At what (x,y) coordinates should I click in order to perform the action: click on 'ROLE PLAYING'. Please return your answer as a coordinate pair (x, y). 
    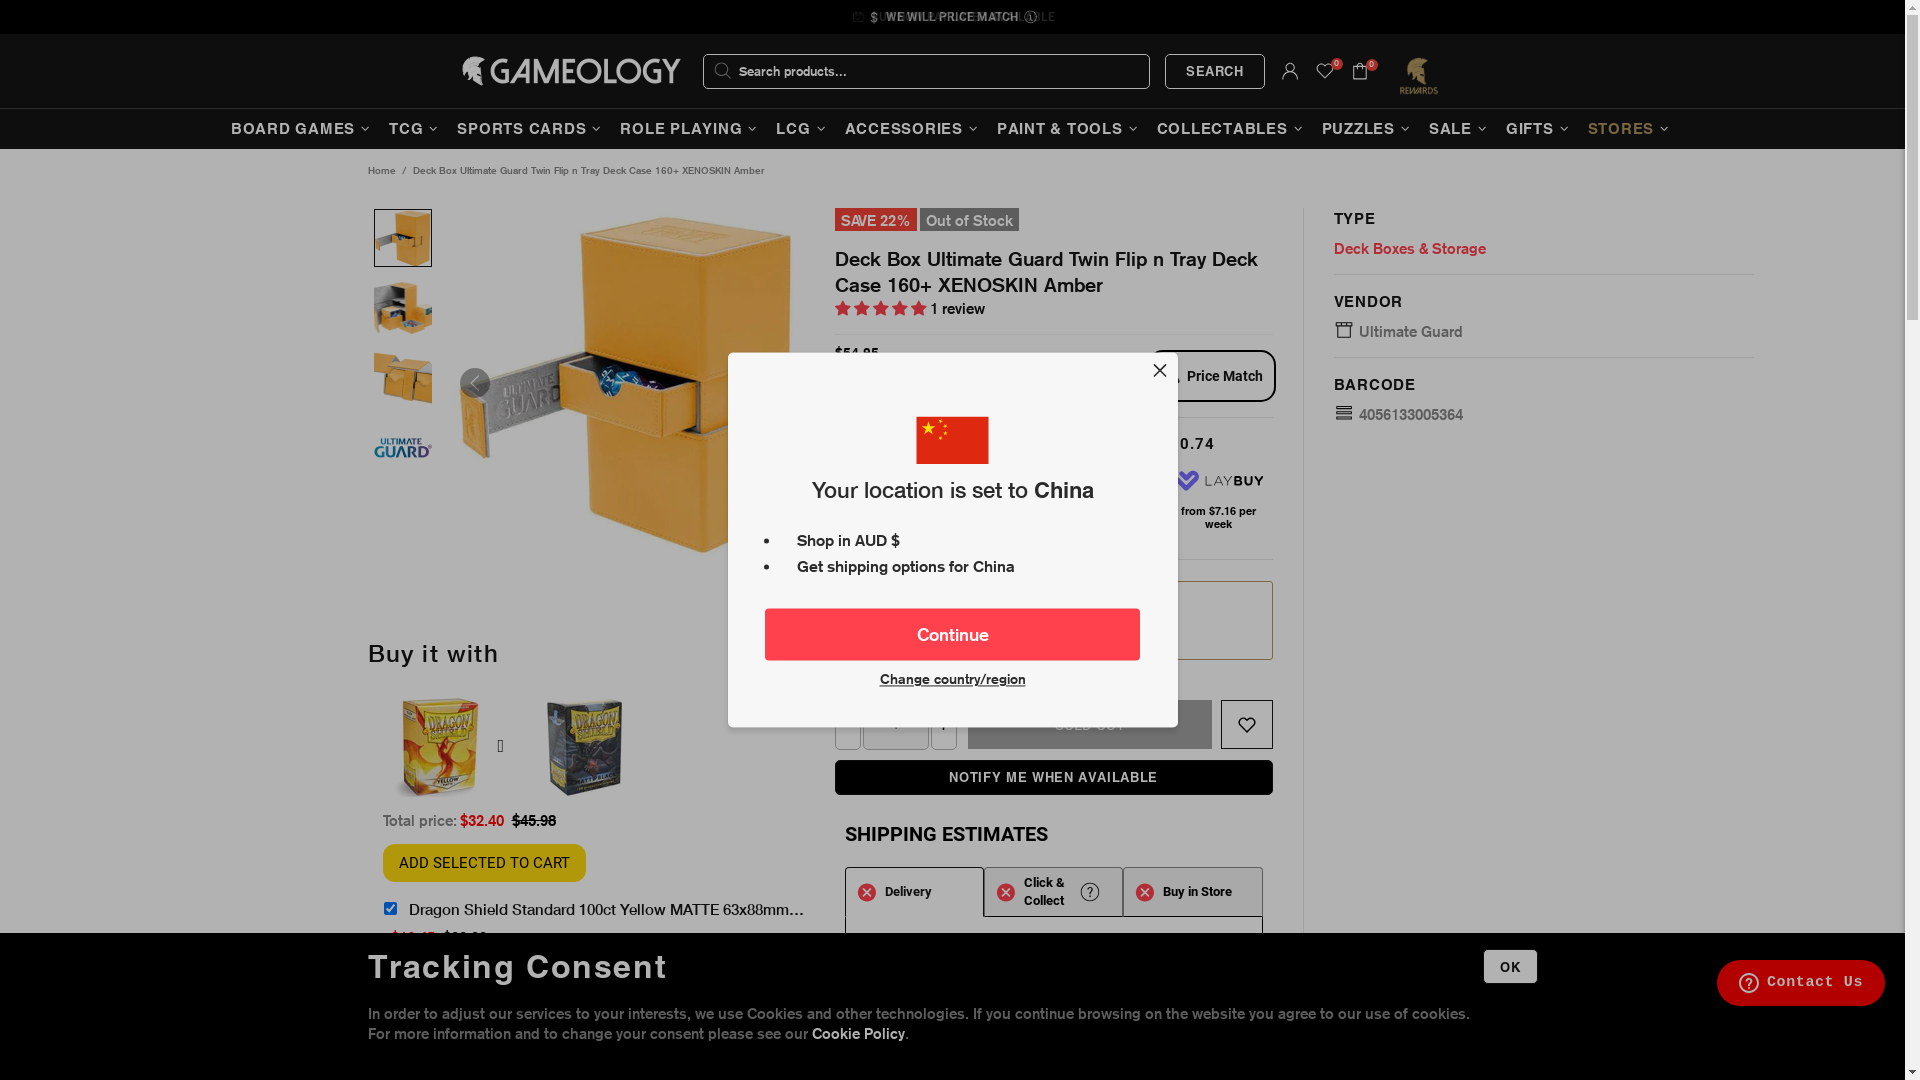
    Looking at the image, I should click on (691, 128).